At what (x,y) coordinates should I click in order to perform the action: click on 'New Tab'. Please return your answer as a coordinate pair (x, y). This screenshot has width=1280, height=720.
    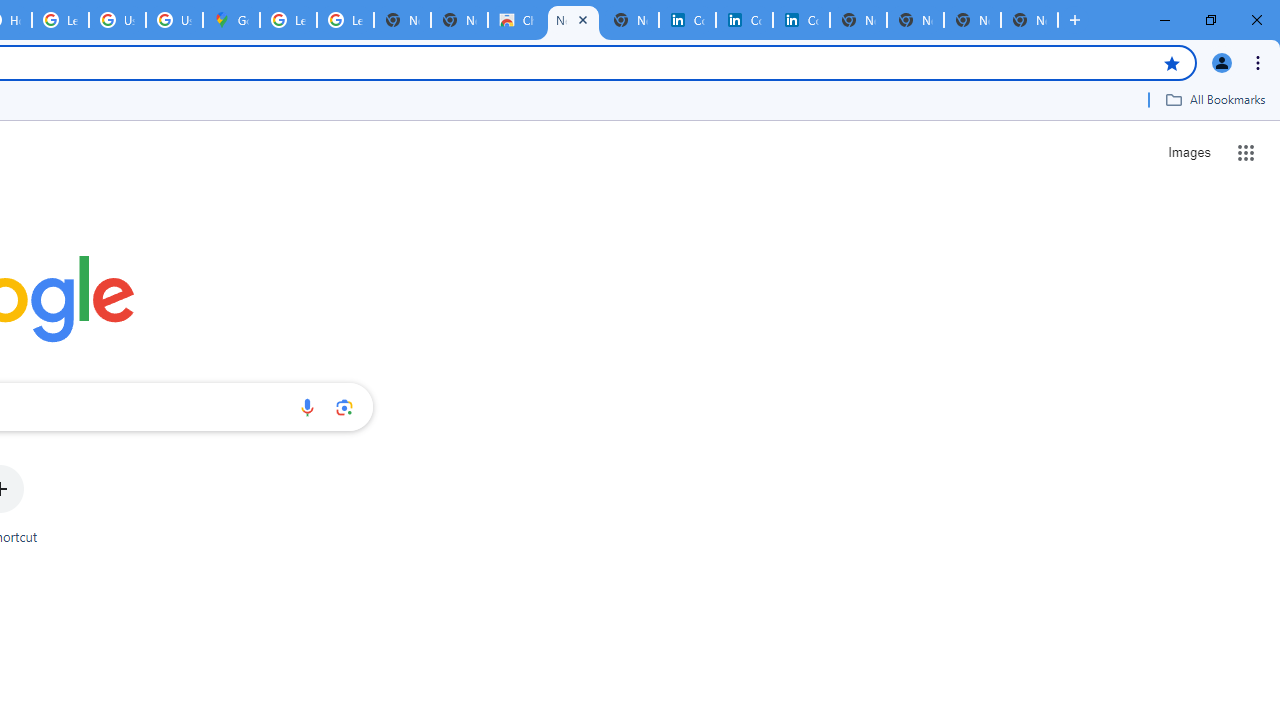
    Looking at the image, I should click on (1029, 20).